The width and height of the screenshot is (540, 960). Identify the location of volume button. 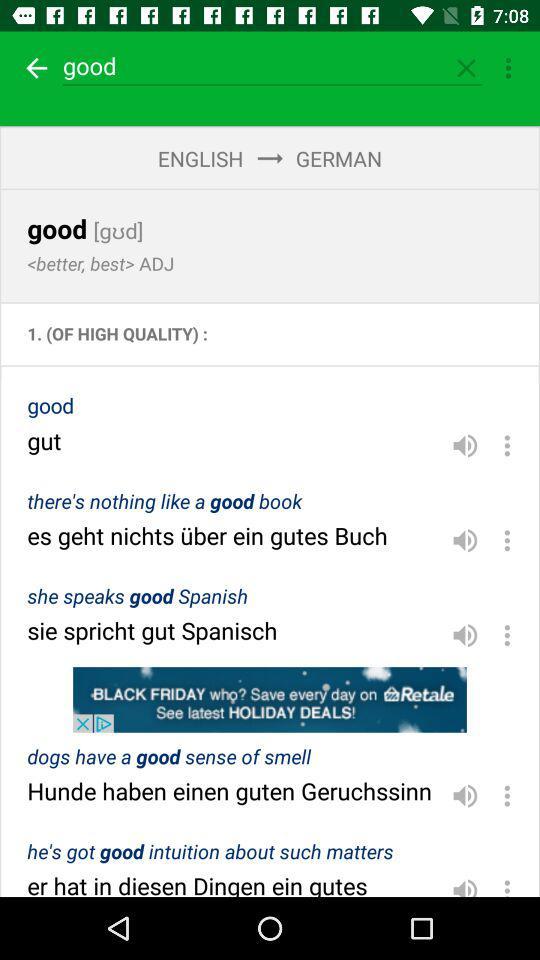
(465, 882).